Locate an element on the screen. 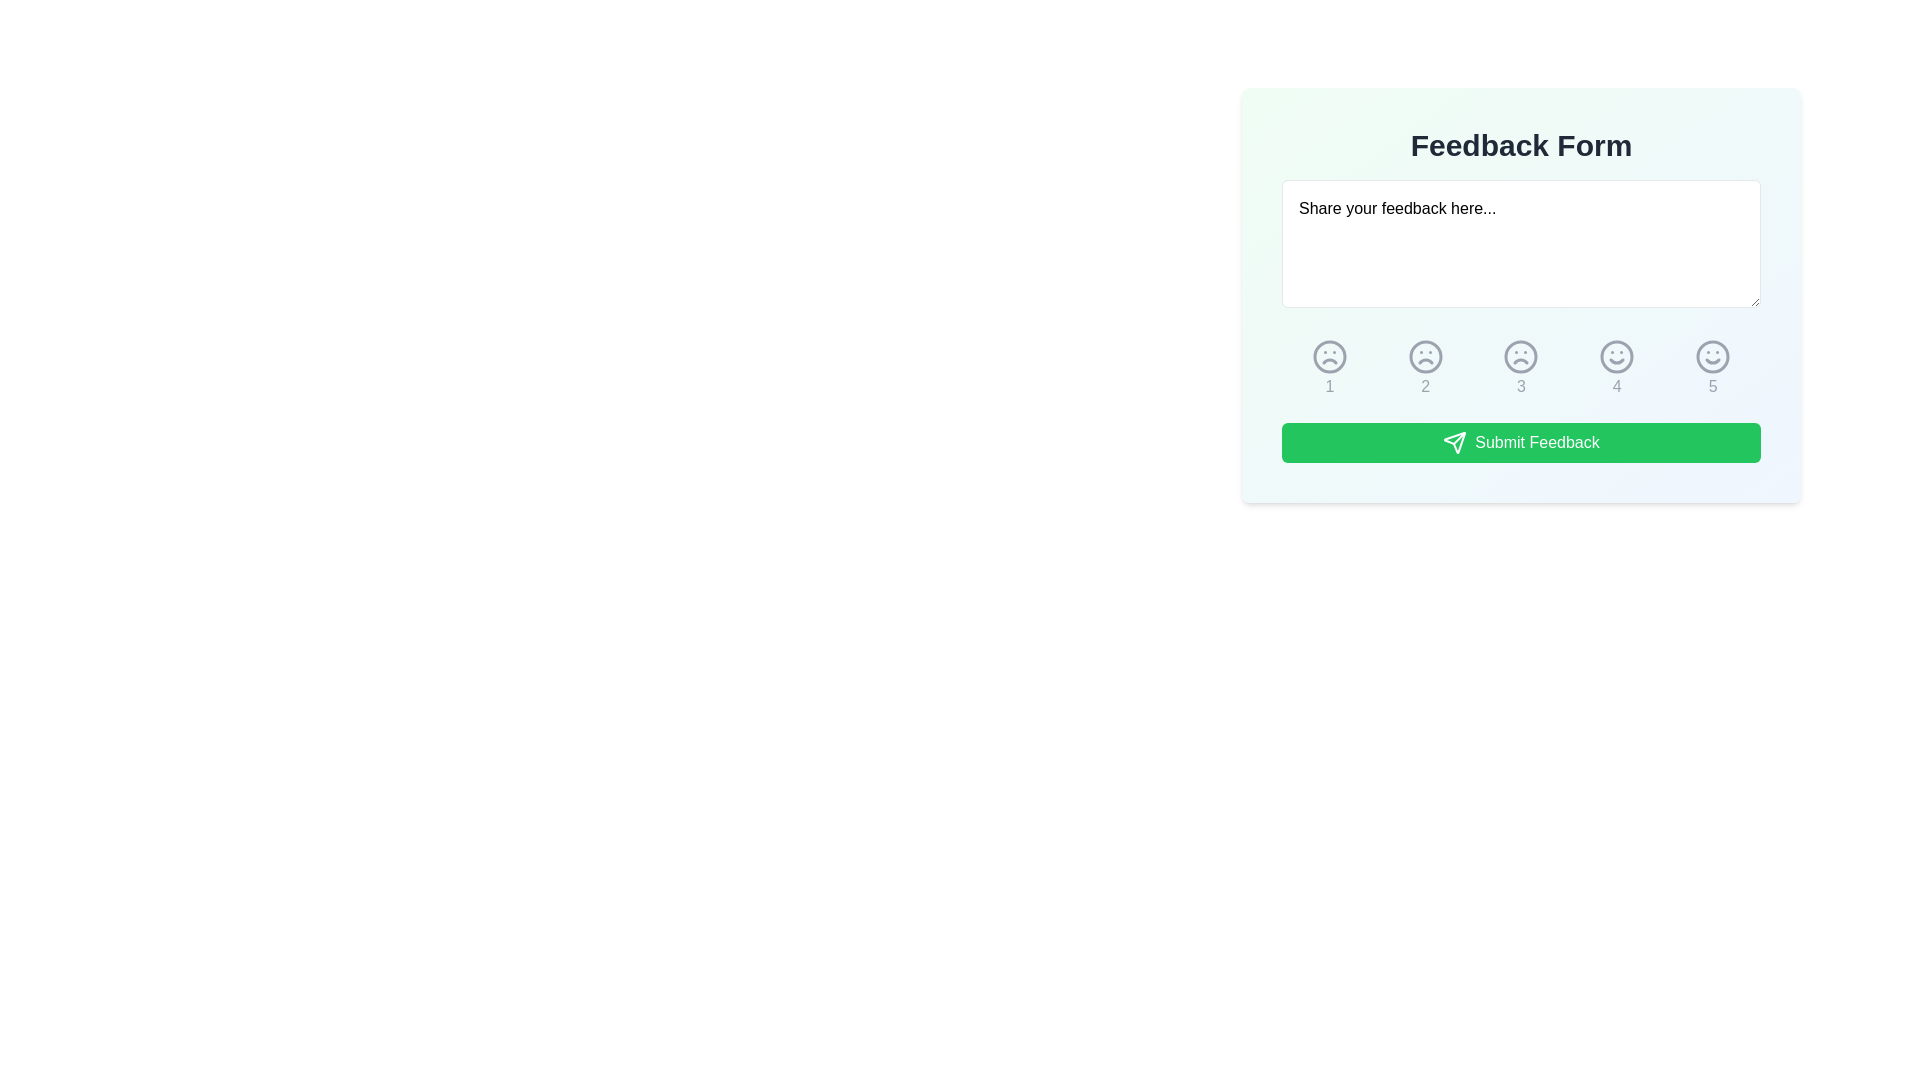  the icon located to the immediate left of the 'Submit Feedback' button, which signifies sending or submitting an action is located at coordinates (1455, 442).